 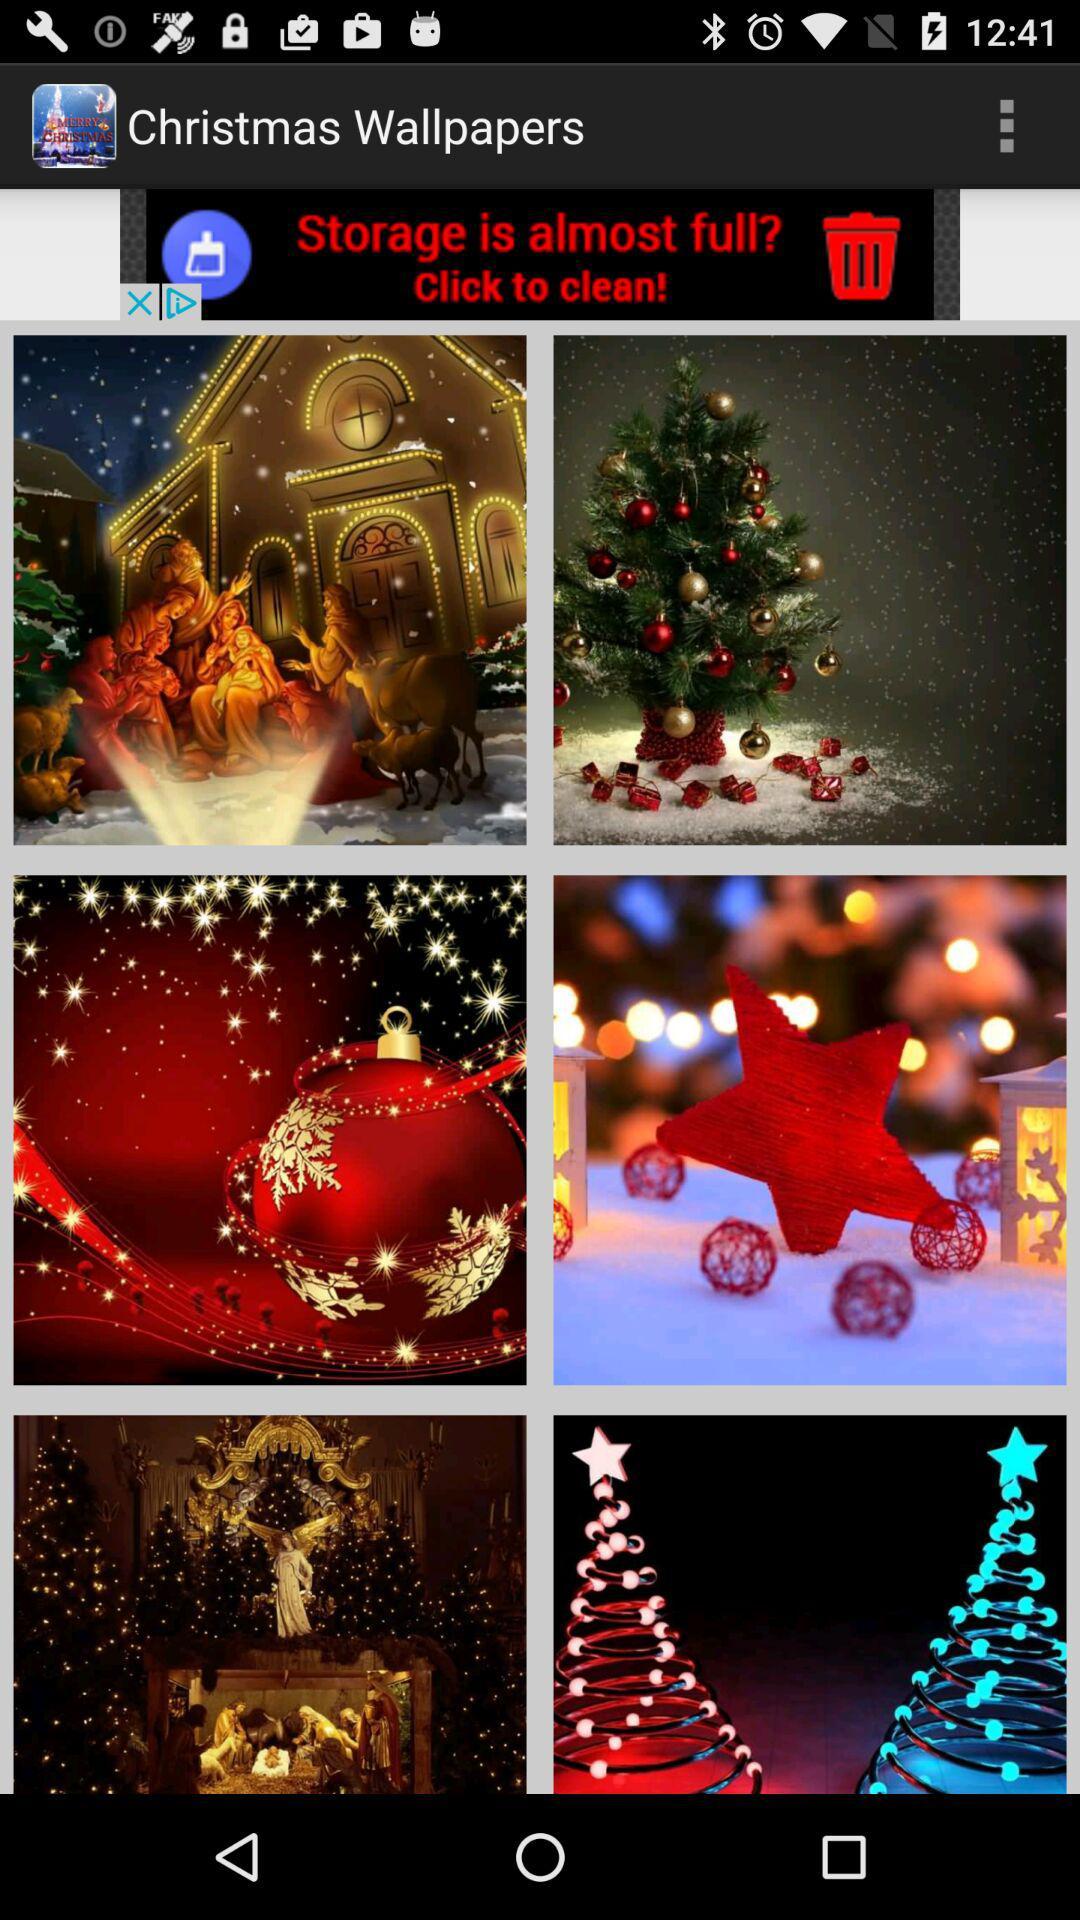 What do you see at coordinates (540, 253) in the screenshot?
I see `delete` at bounding box center [540, 253].